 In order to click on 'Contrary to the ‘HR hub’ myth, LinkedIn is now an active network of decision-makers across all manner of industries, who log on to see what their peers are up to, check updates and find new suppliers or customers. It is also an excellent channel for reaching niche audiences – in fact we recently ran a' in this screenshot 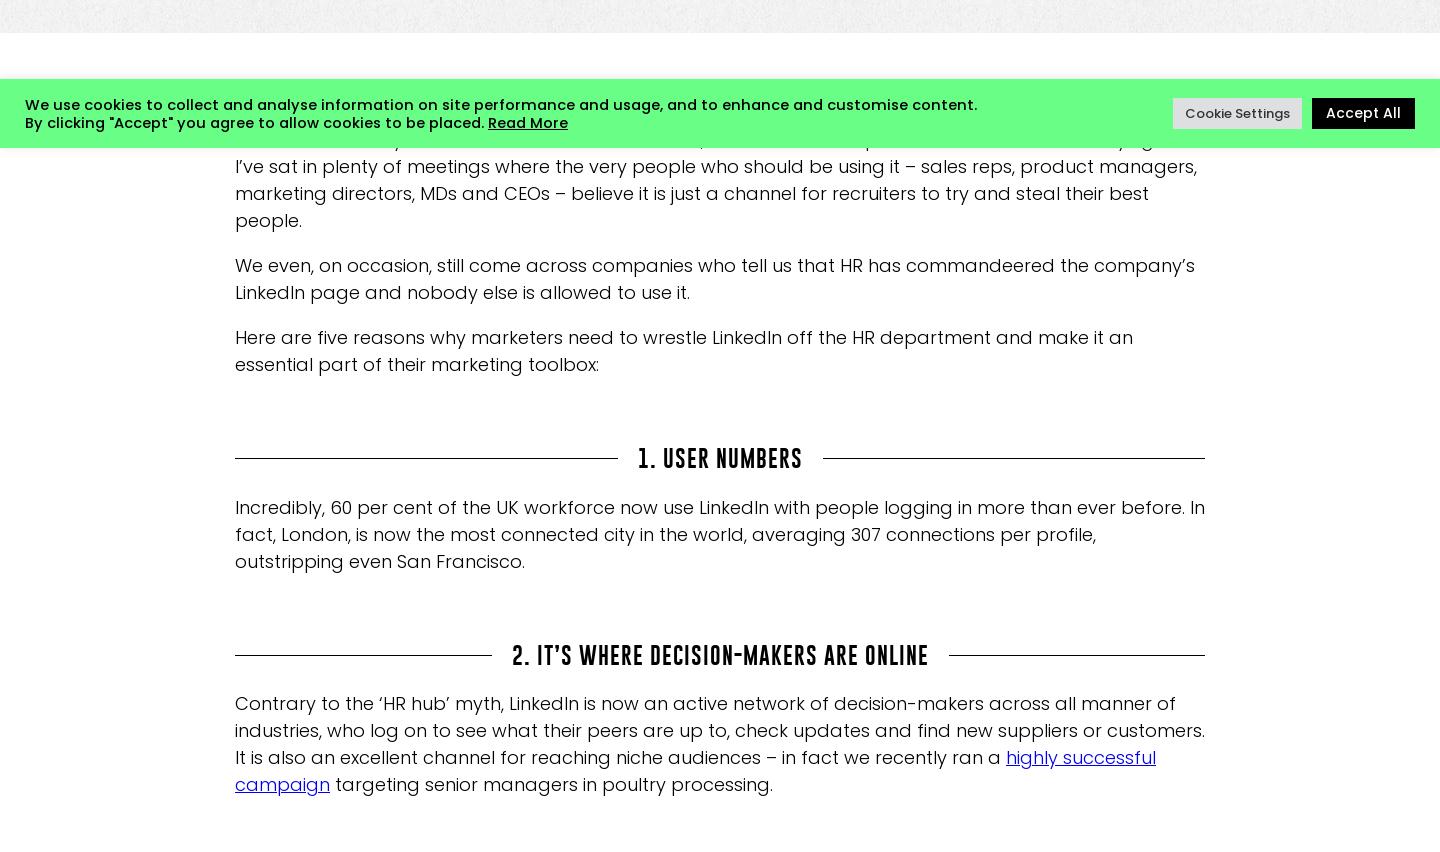, I will do `click(720, 729)`.